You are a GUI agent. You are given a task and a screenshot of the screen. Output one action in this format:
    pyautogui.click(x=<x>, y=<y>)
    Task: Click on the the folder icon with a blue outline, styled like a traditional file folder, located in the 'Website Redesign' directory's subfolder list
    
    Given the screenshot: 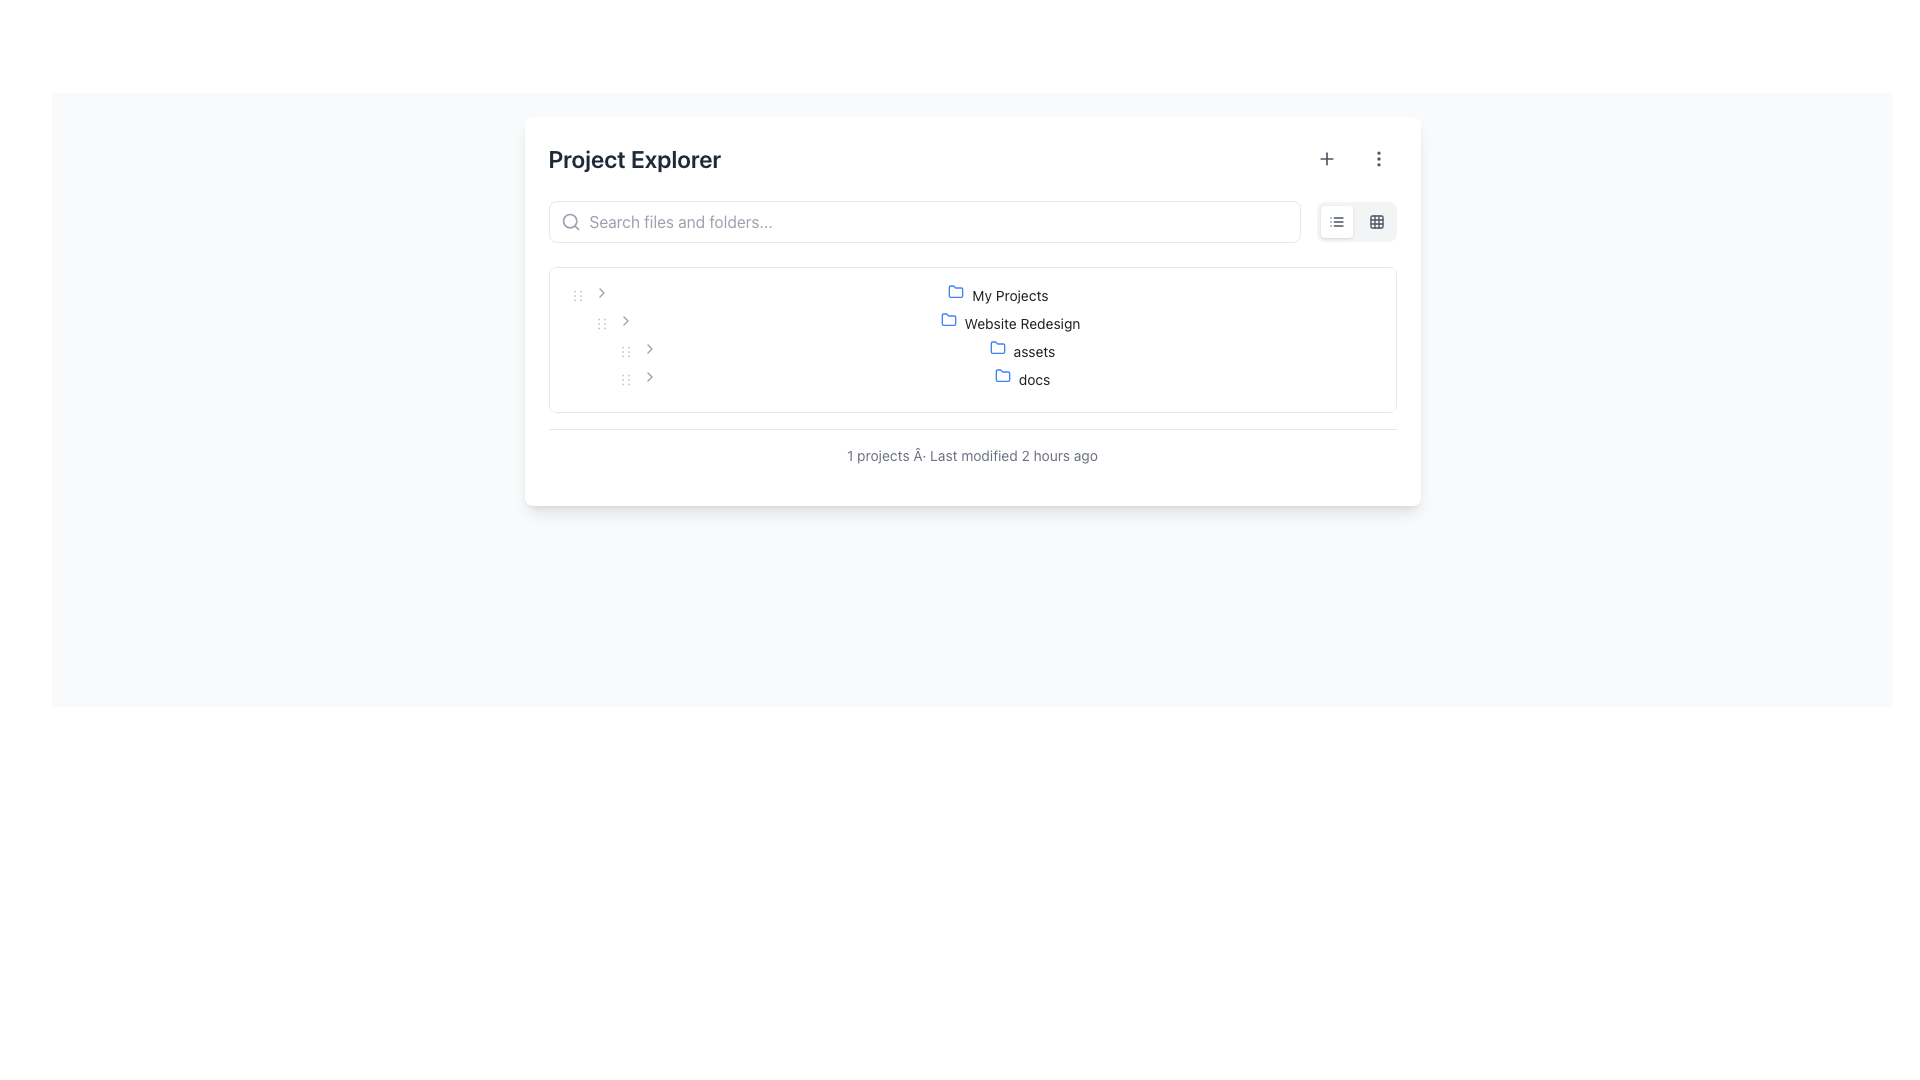 What is the action you would take?
    pyautogui.click(x=997, y=346)
    